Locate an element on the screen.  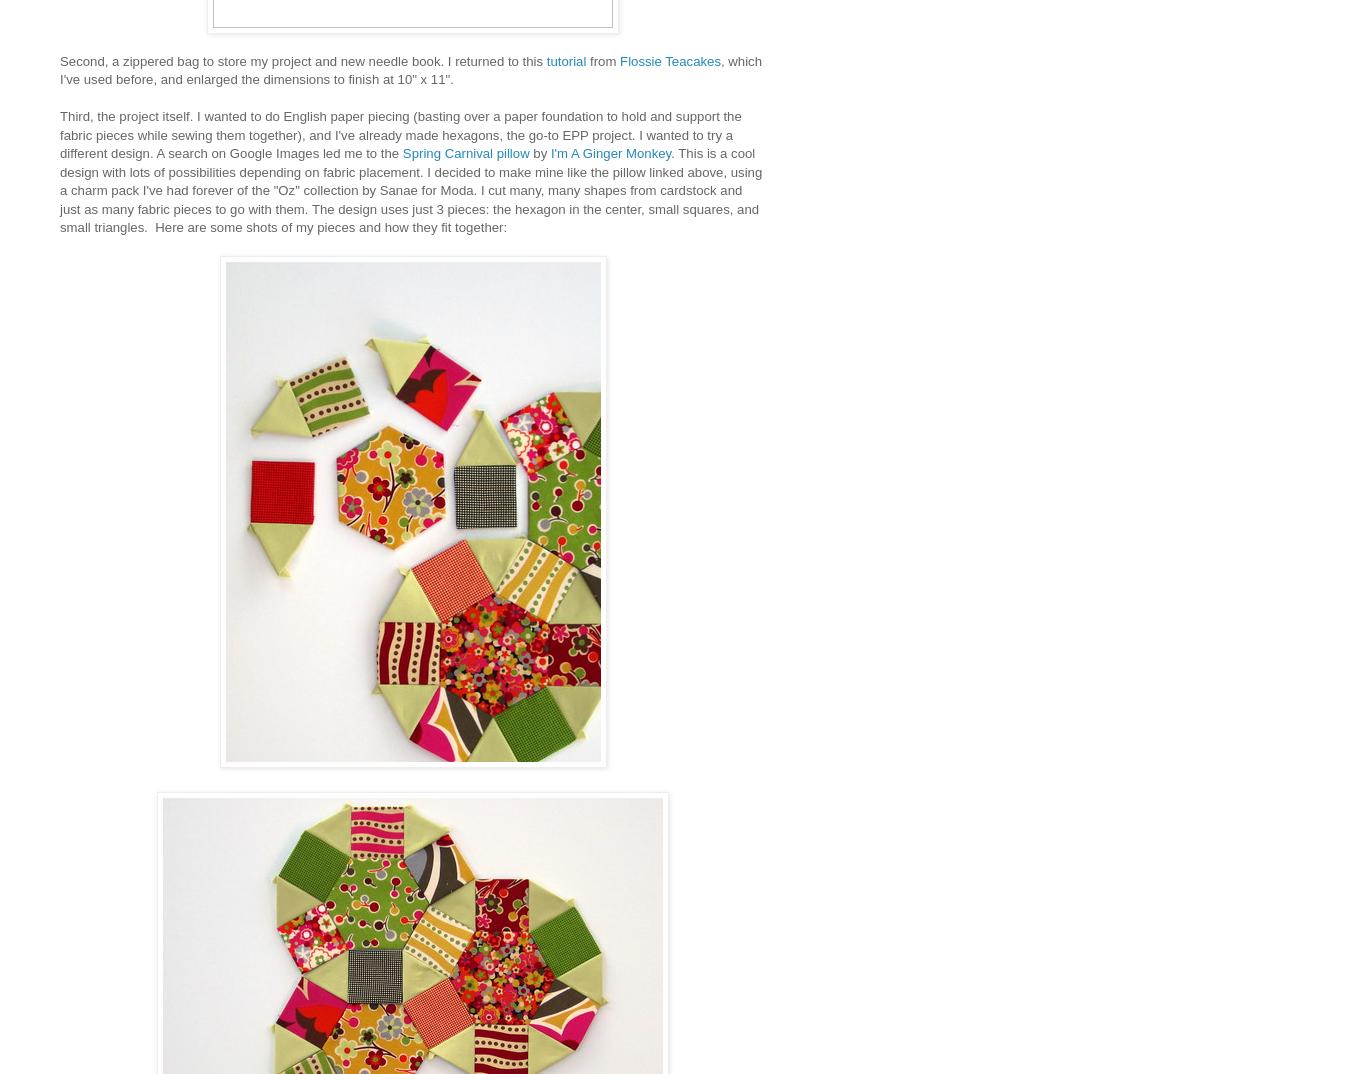
'I'm A Ginger Monkey' is located at coordinates (609, 152).